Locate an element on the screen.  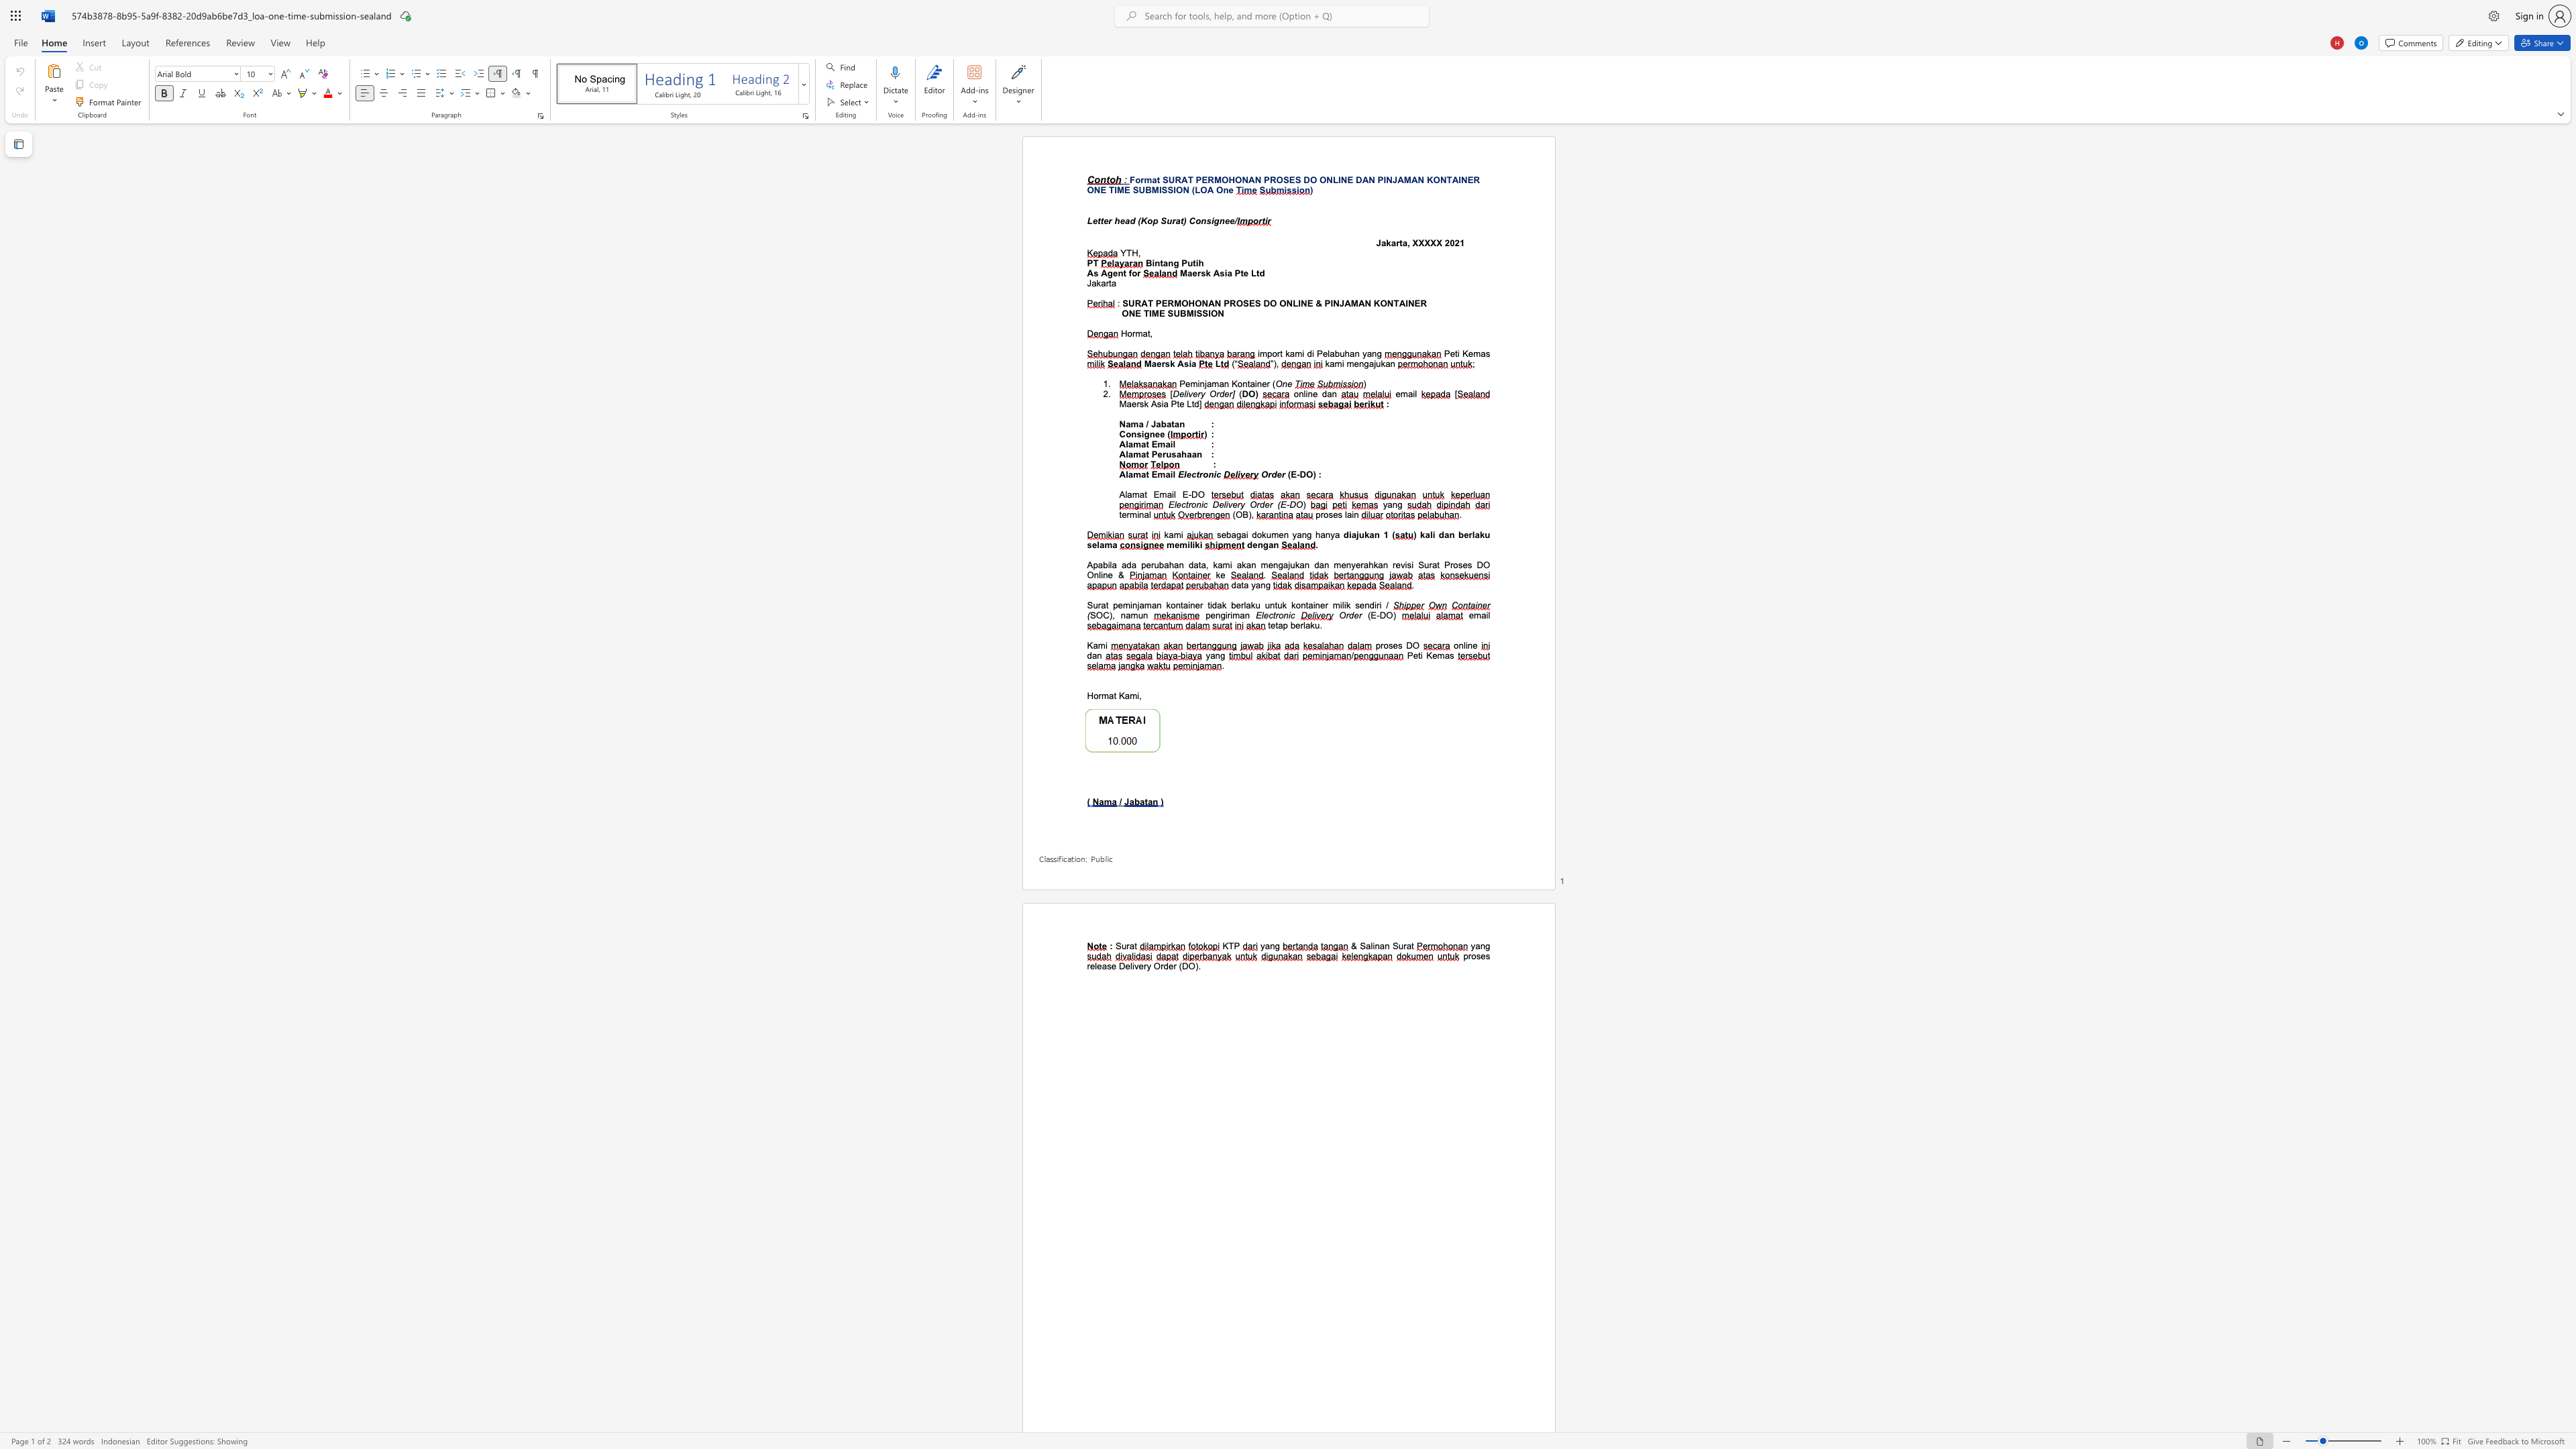
the space between the continuous character "r" and "a" in the text is located at coordinates (1175, 221).